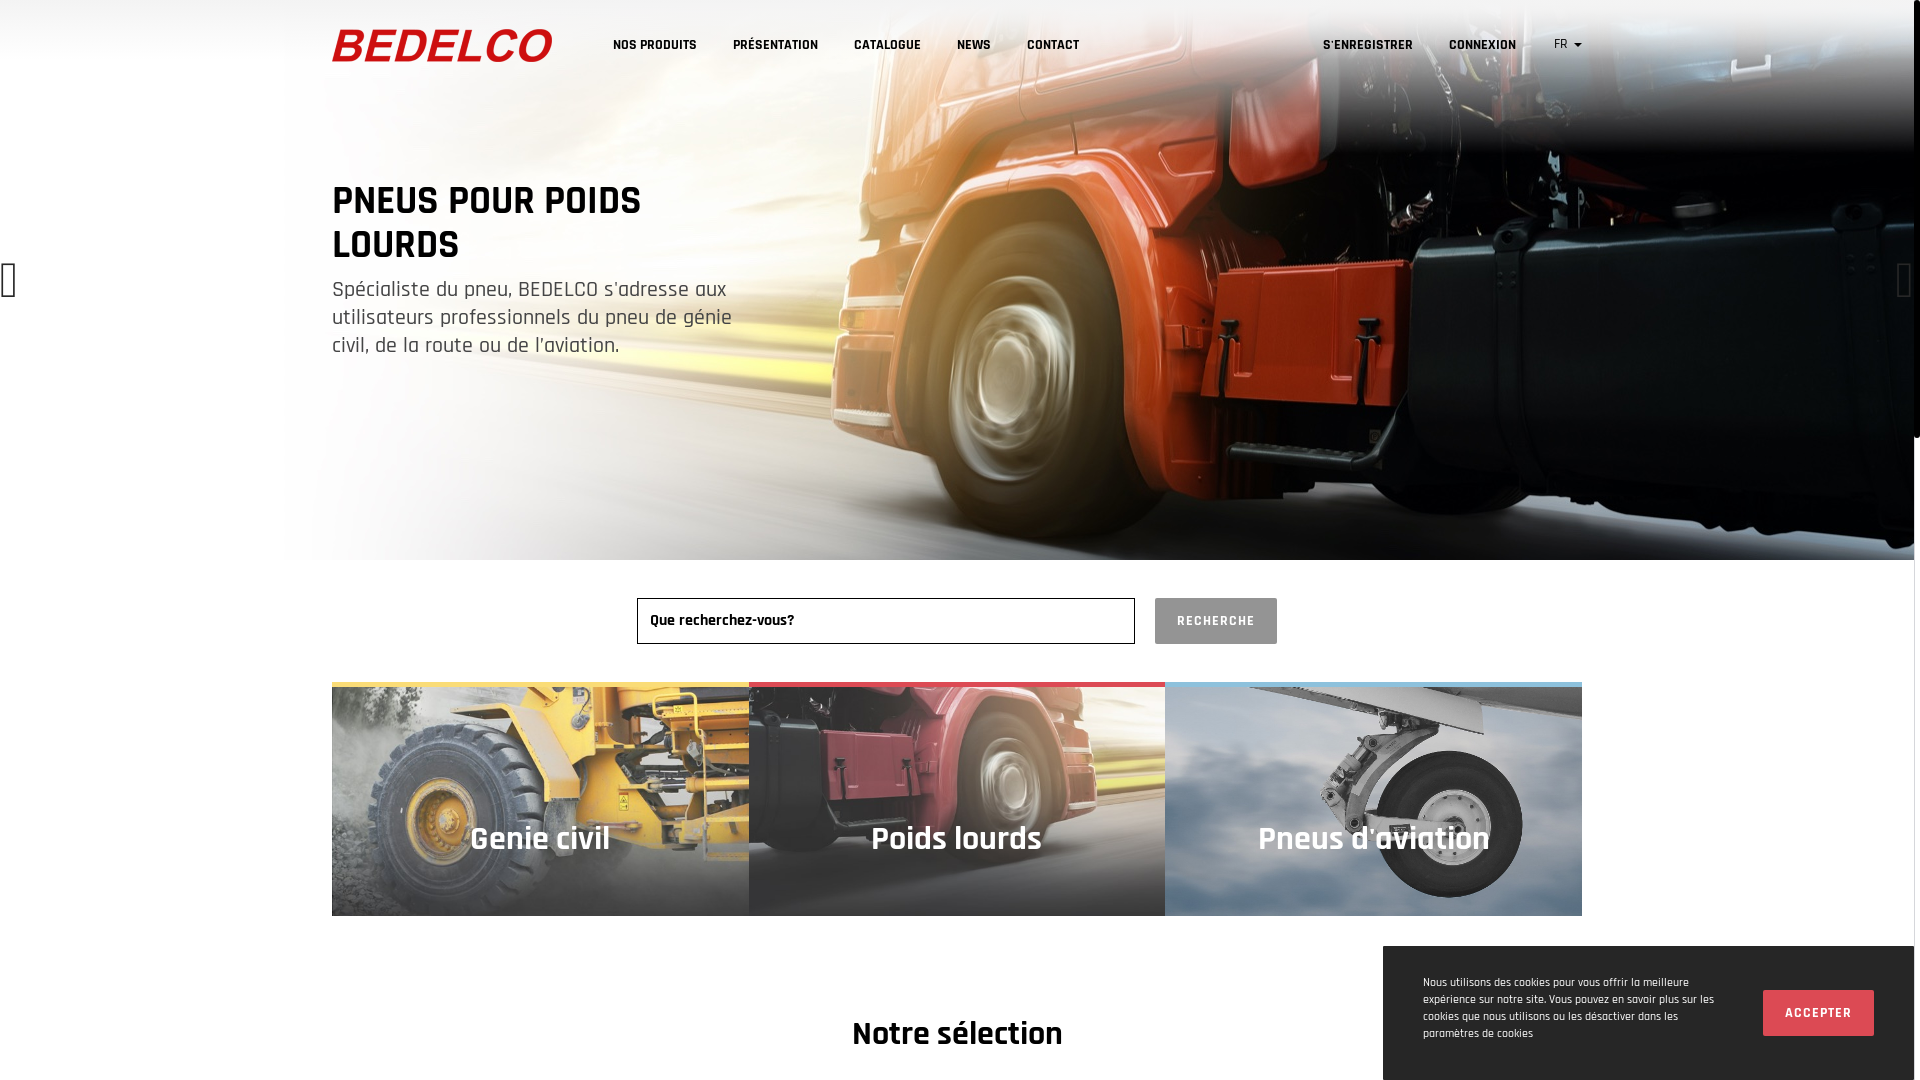  Describe the element at coordinates (1051, 45) in the screenshot. I see `'CONTACT'` at that location.